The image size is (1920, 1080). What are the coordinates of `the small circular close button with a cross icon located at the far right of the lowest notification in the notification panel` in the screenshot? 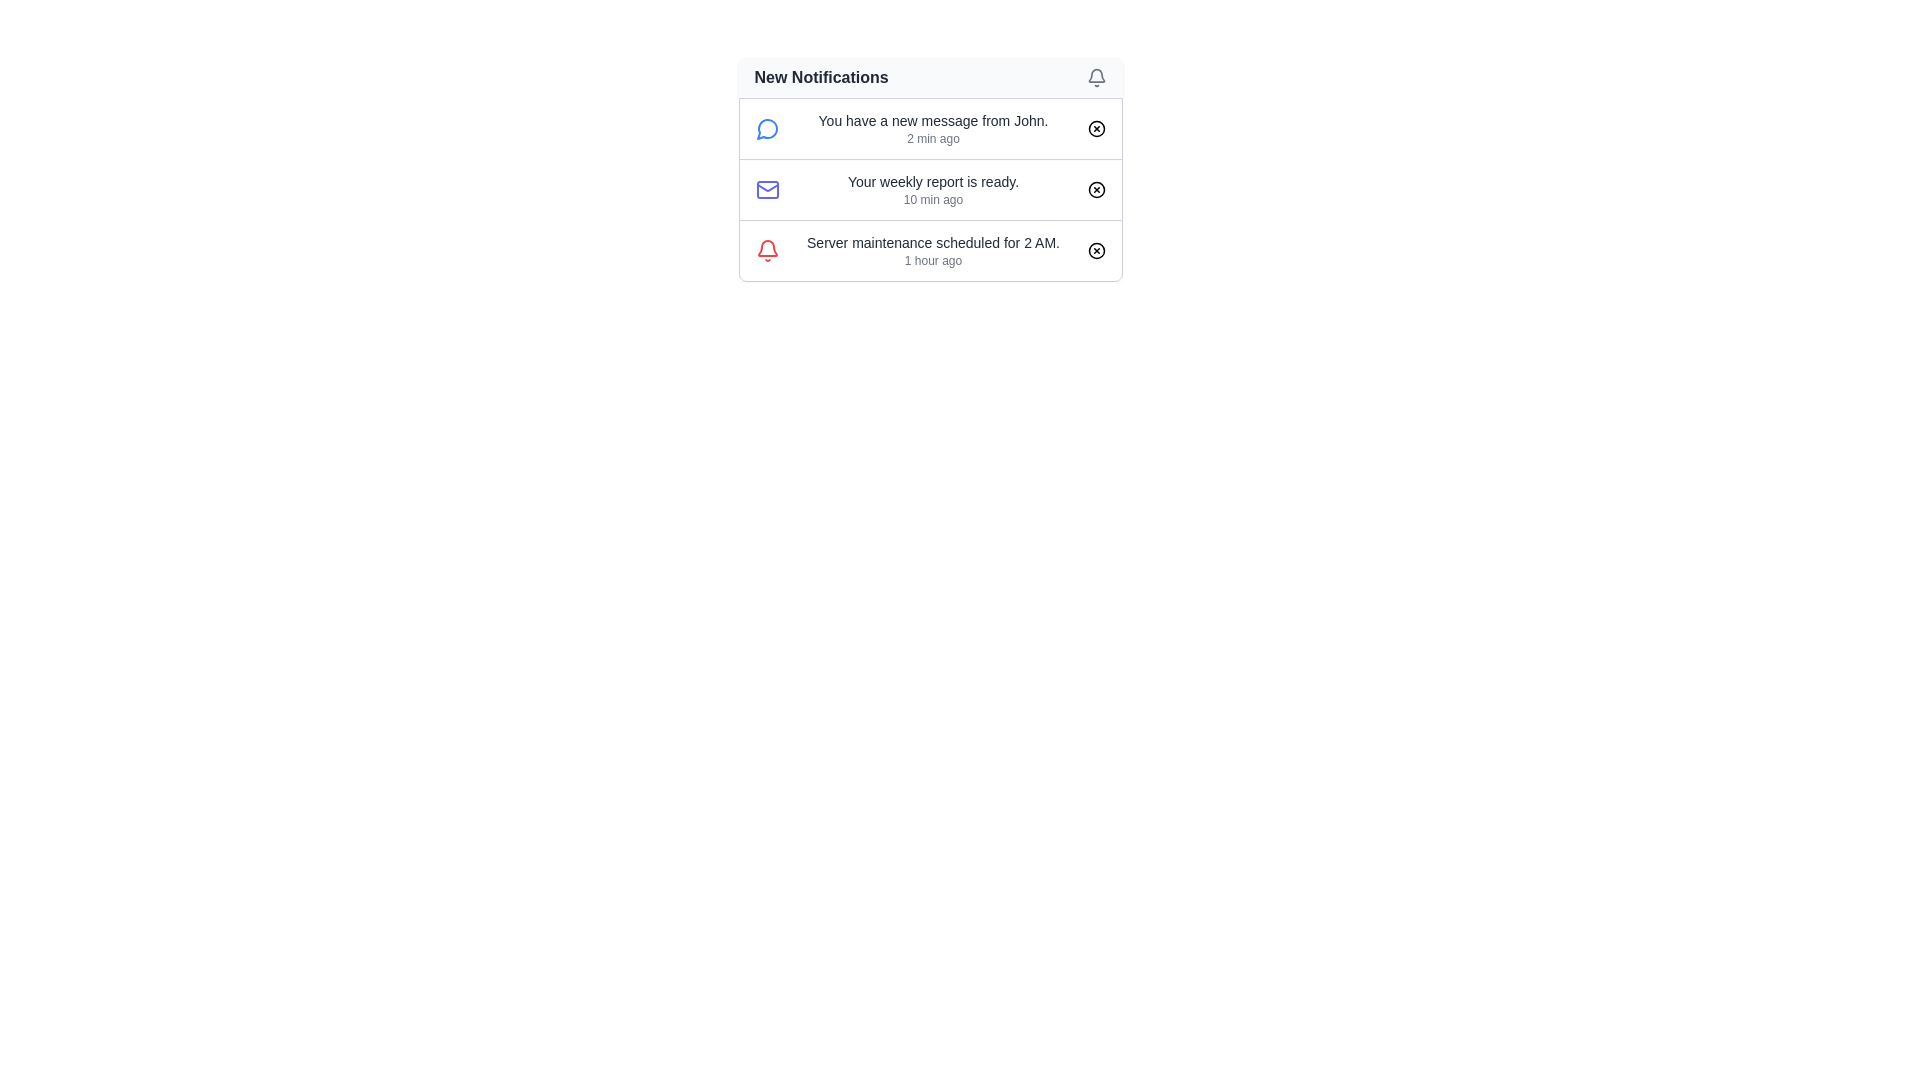 It's located at (1095, 249).